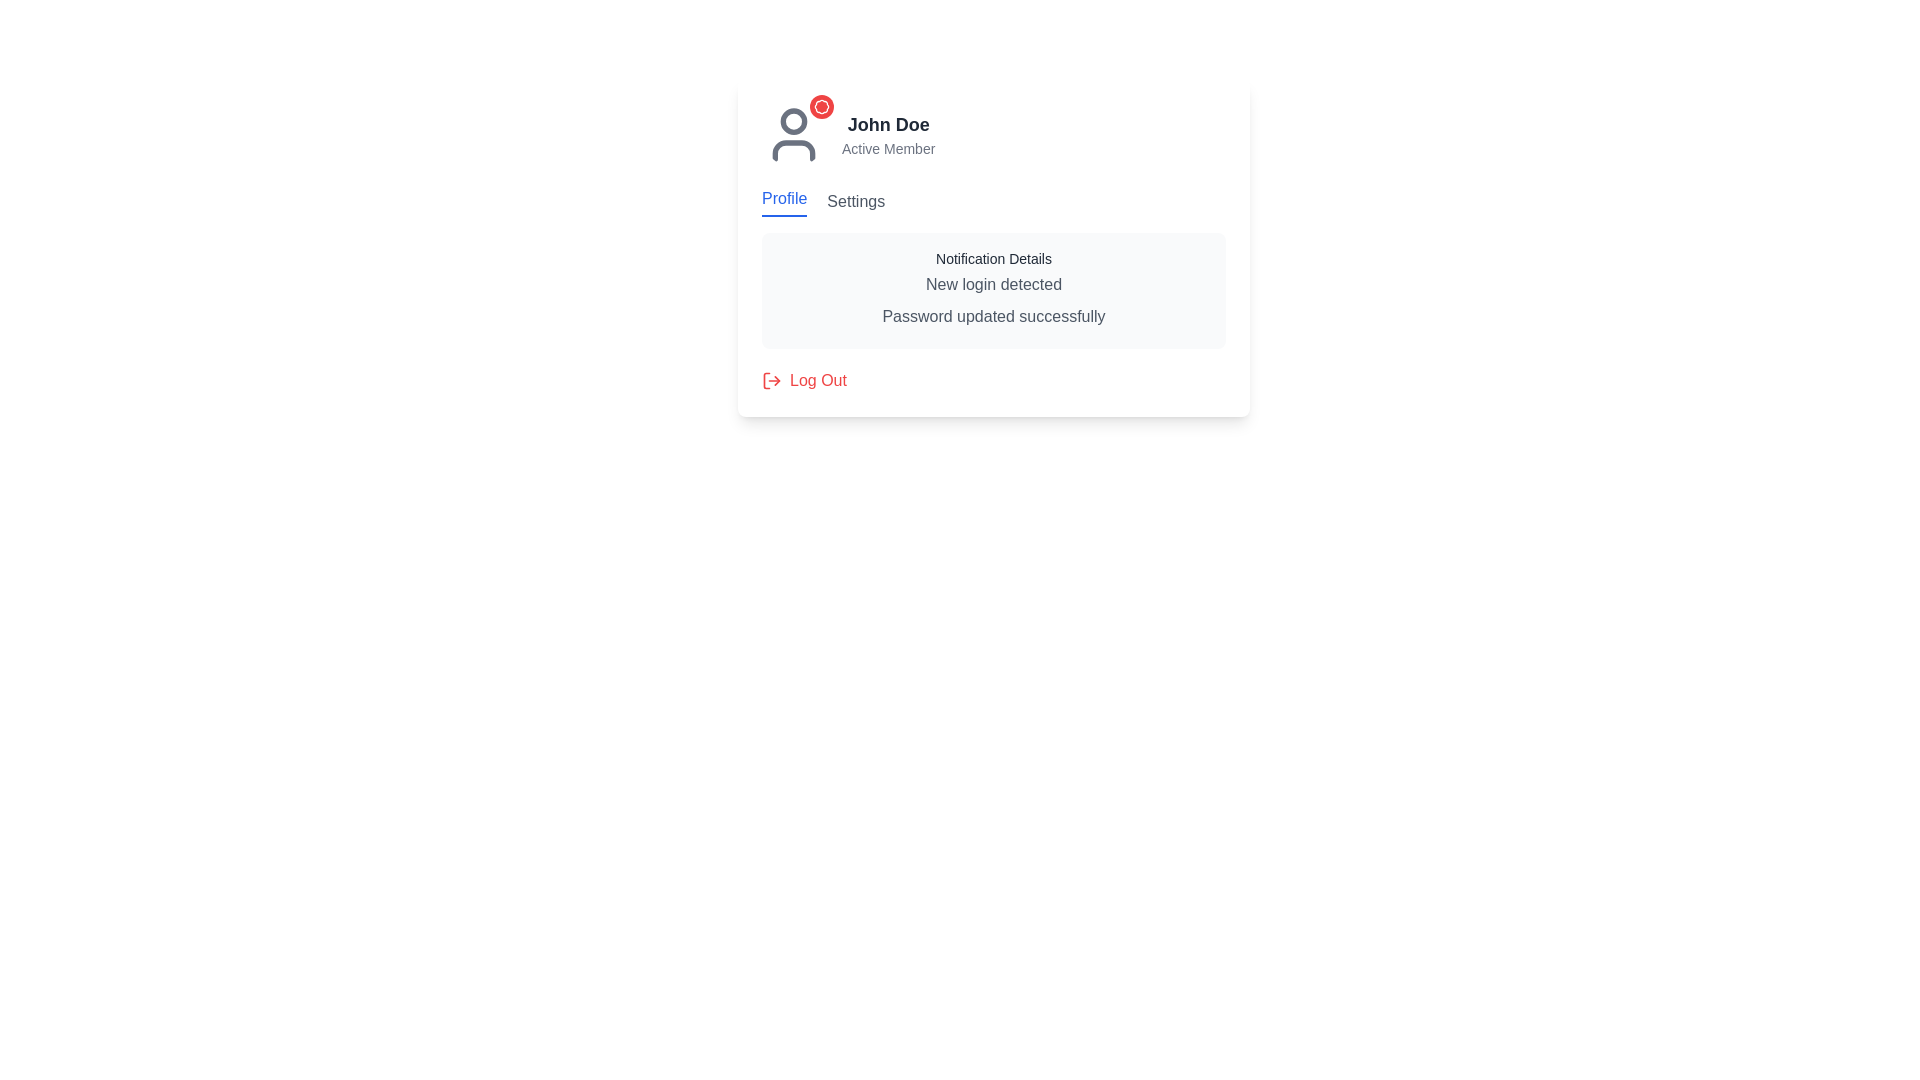 The height and width of the screenshot is (1080, 1920). I want to click on the 'Log Out' text label, so click(818, 381).